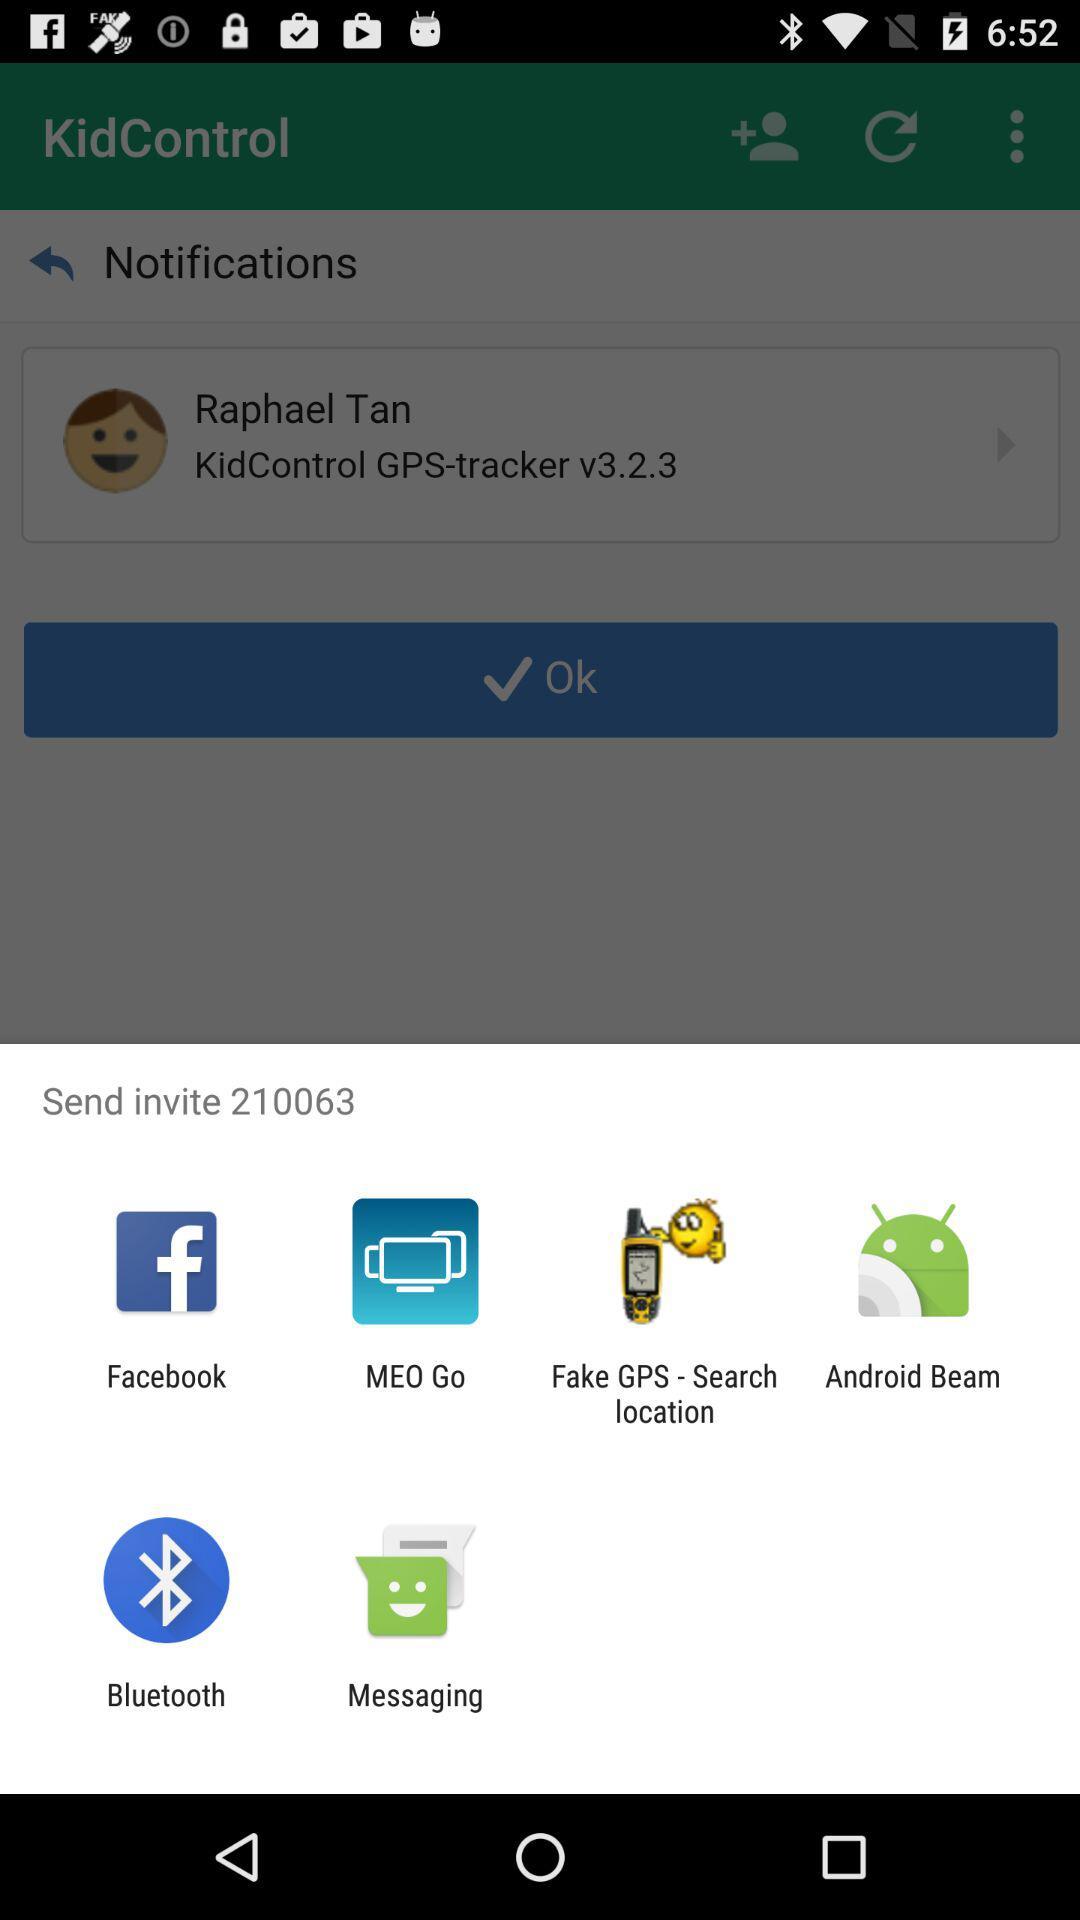 The height and width of the screenshot is (1920, 1080). What do you see at coordinates (664, 1392) in the screenshot?
I see `app to the left of android beam` at bounding box center [664, 1392].